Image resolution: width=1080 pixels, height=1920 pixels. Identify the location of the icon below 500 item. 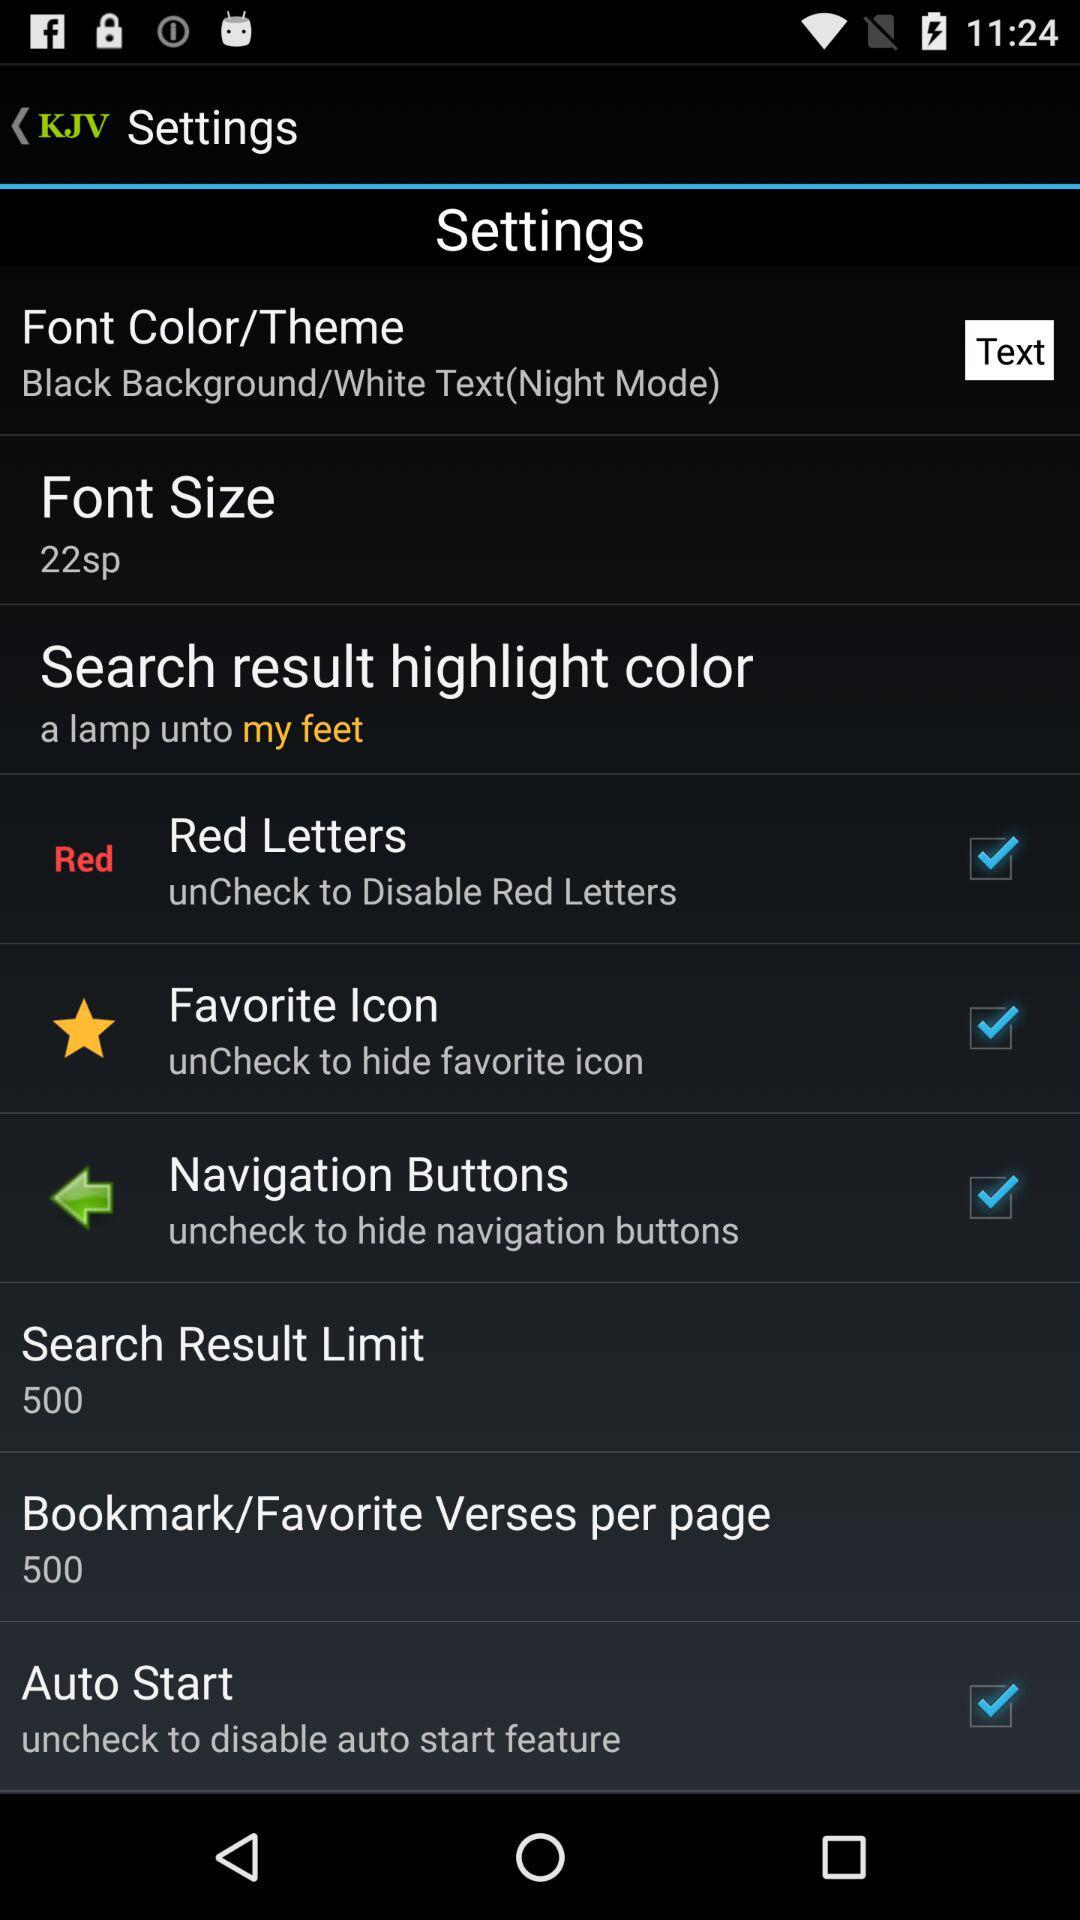
(396, 1511).